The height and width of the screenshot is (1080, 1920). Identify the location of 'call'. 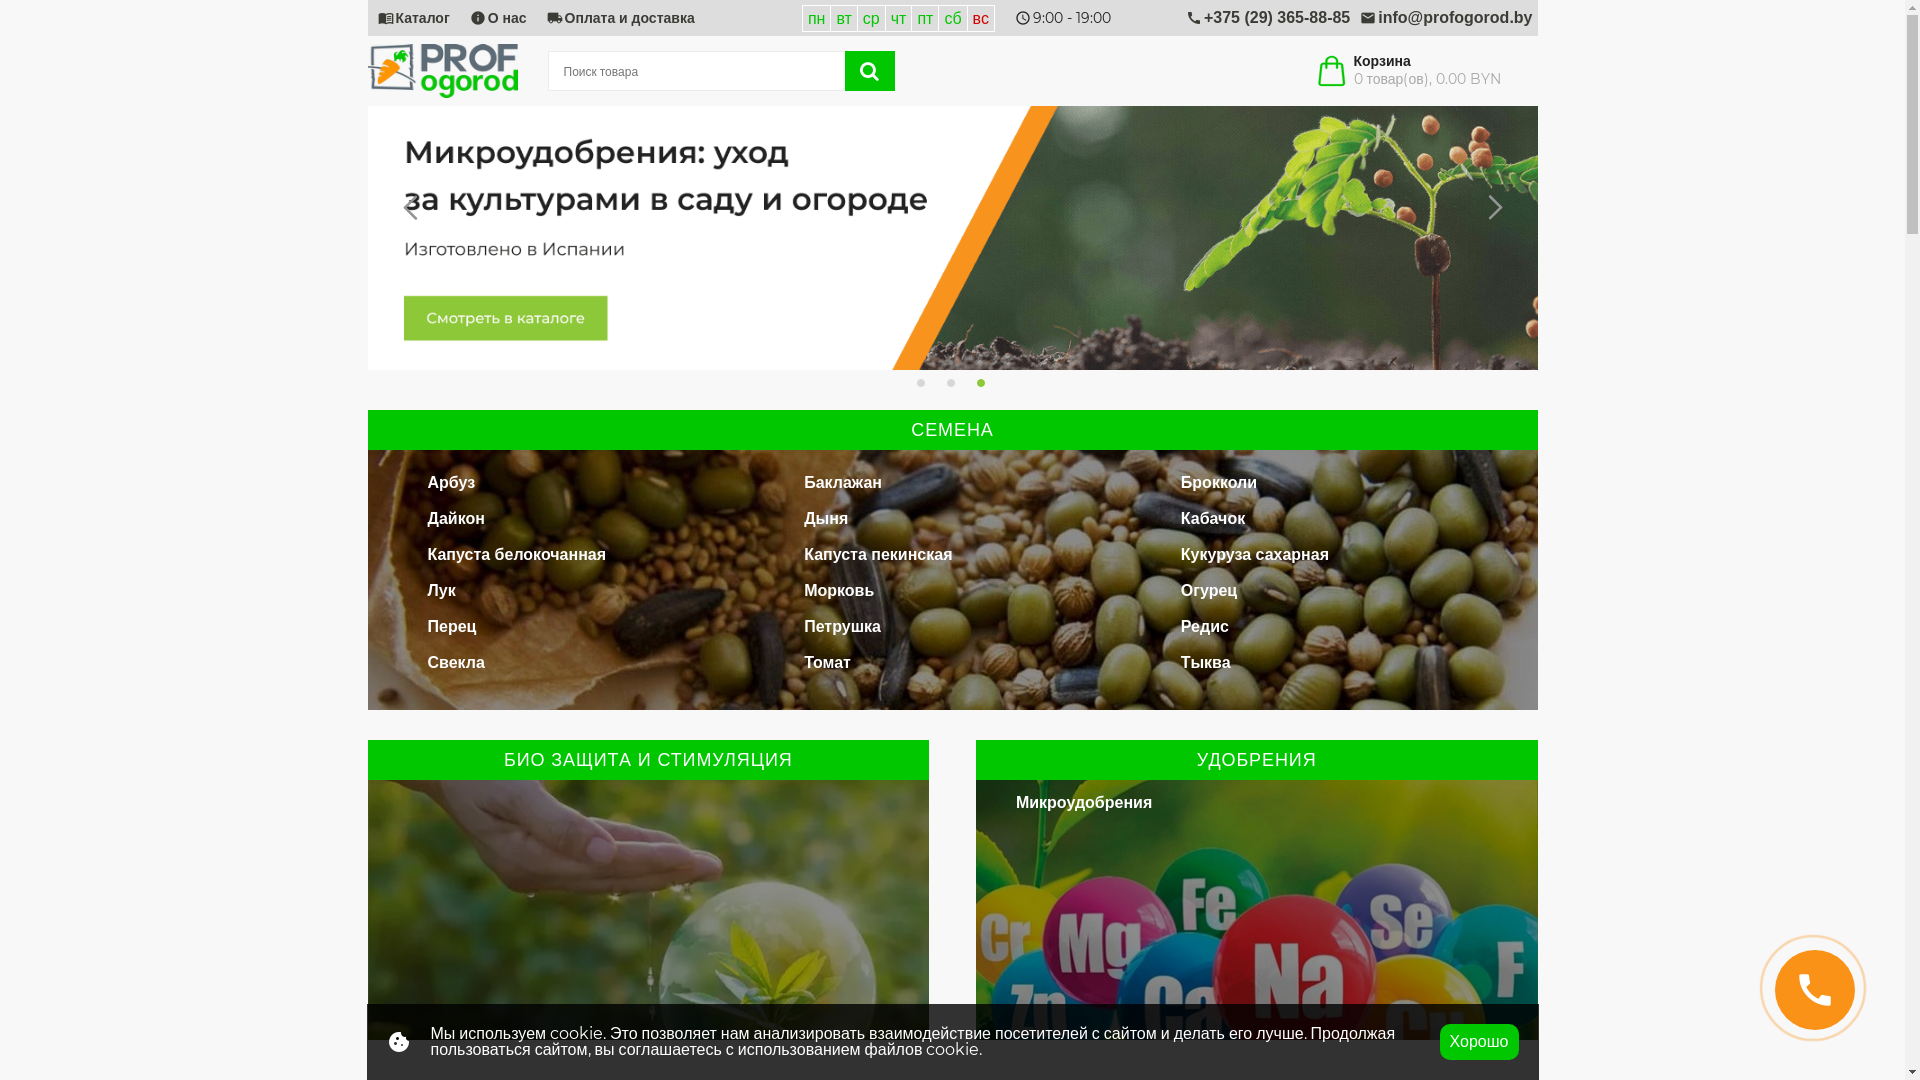
(1814, 990).